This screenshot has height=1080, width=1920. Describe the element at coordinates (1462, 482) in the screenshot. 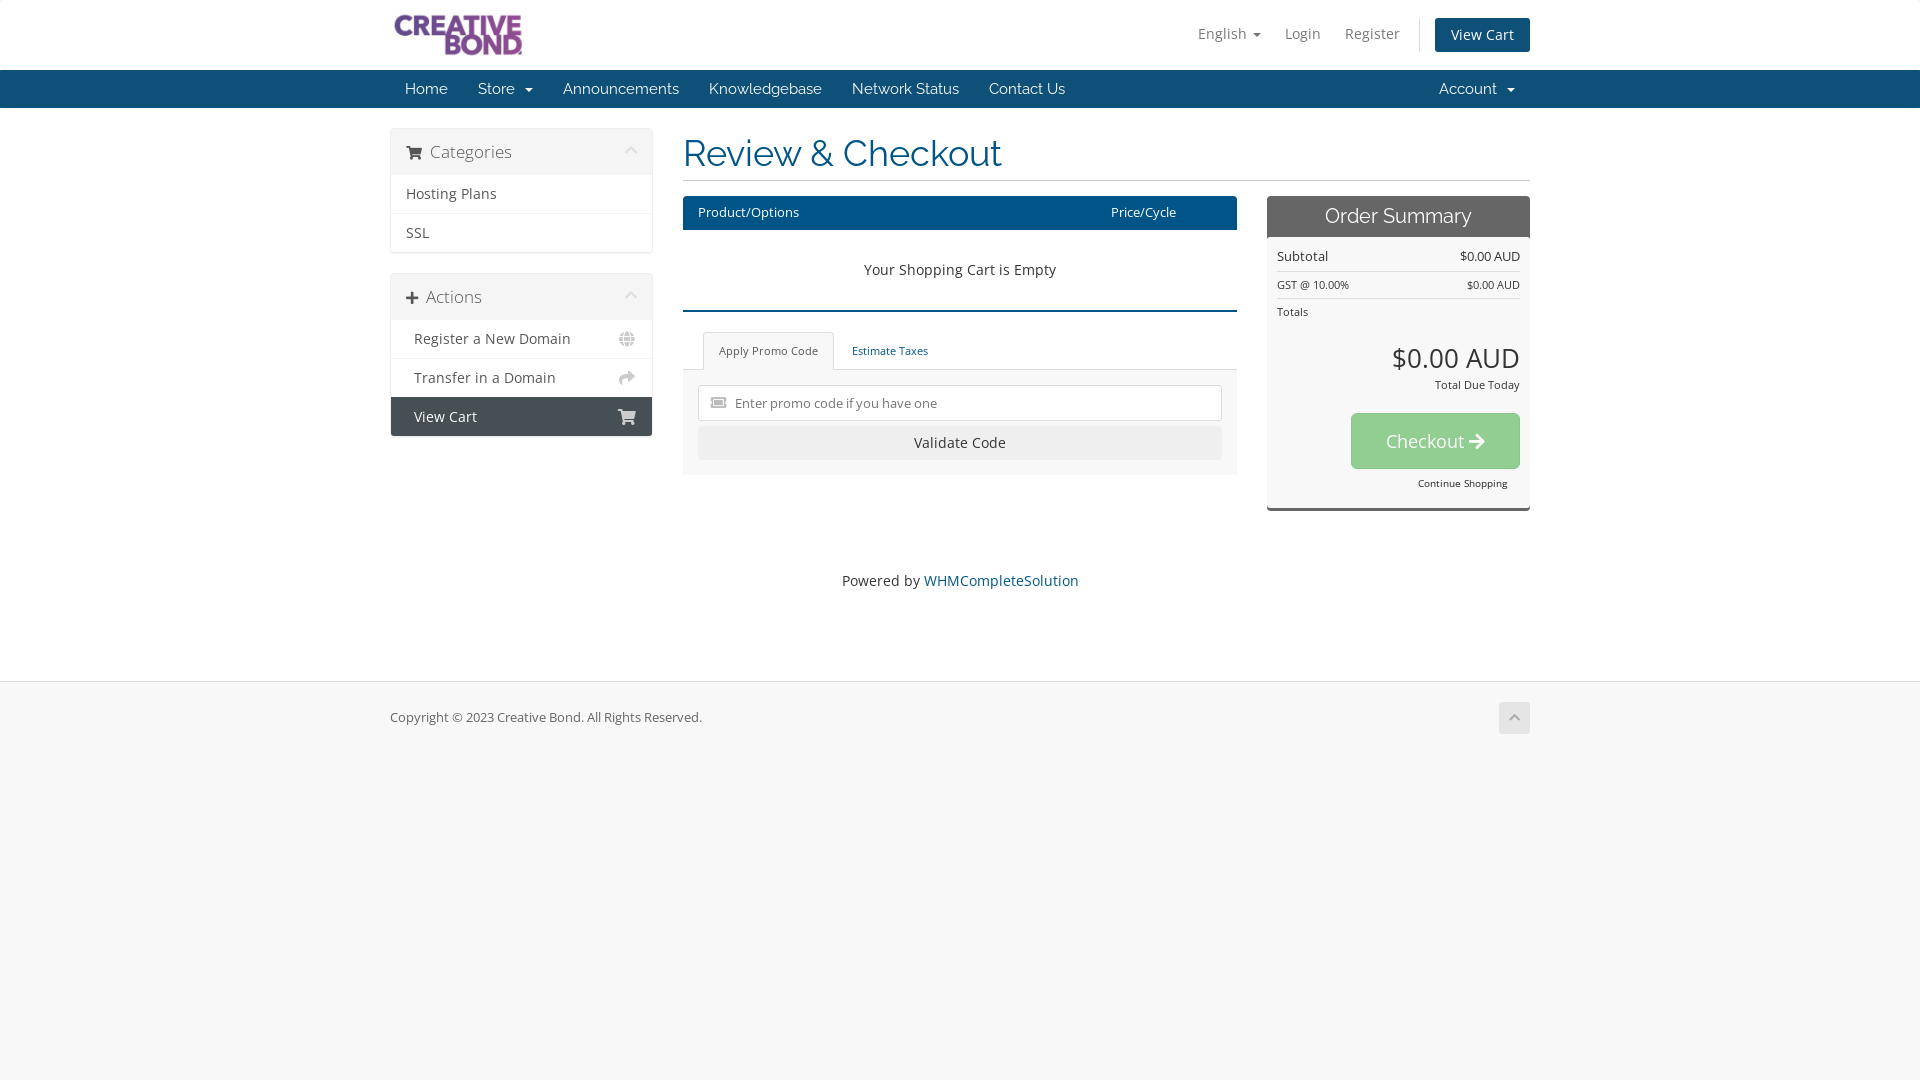

I see `'Continue Shopping'` at that location.